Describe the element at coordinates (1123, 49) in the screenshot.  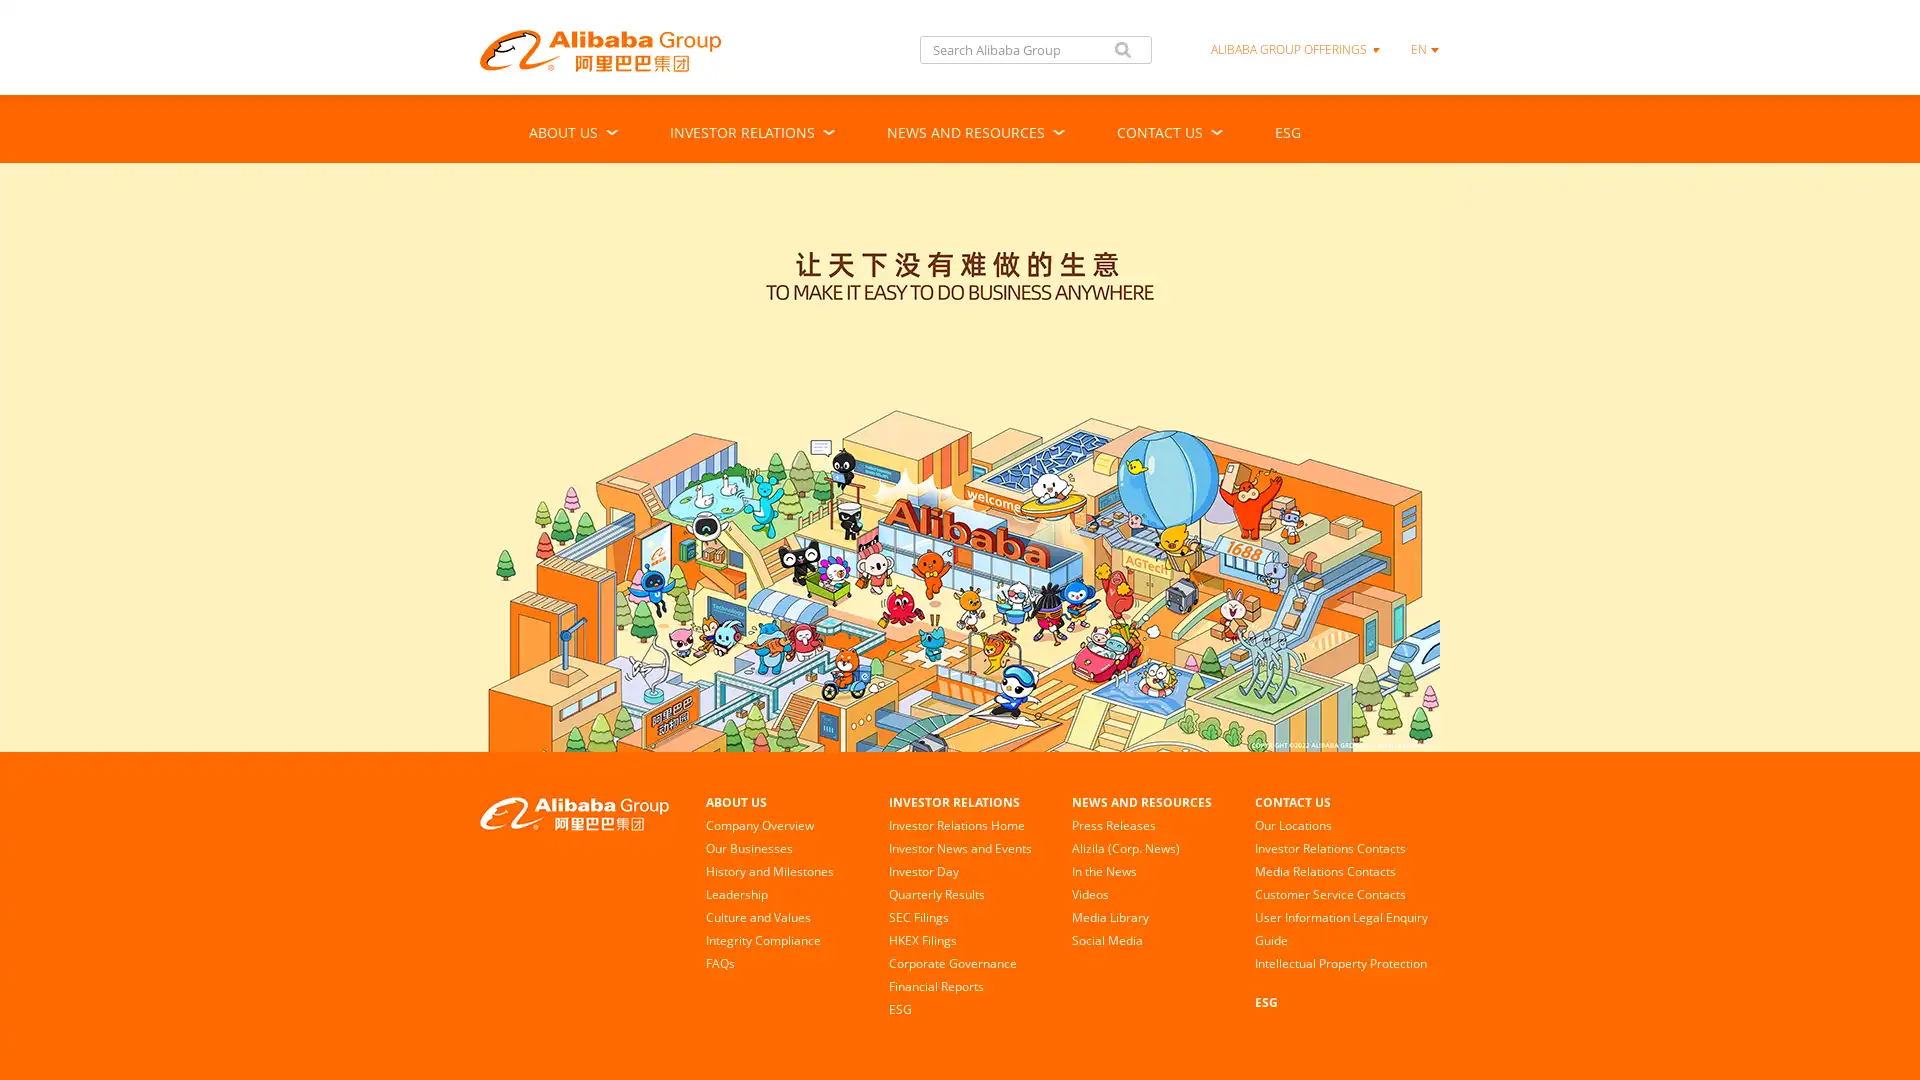
I see `Submit` at that location.